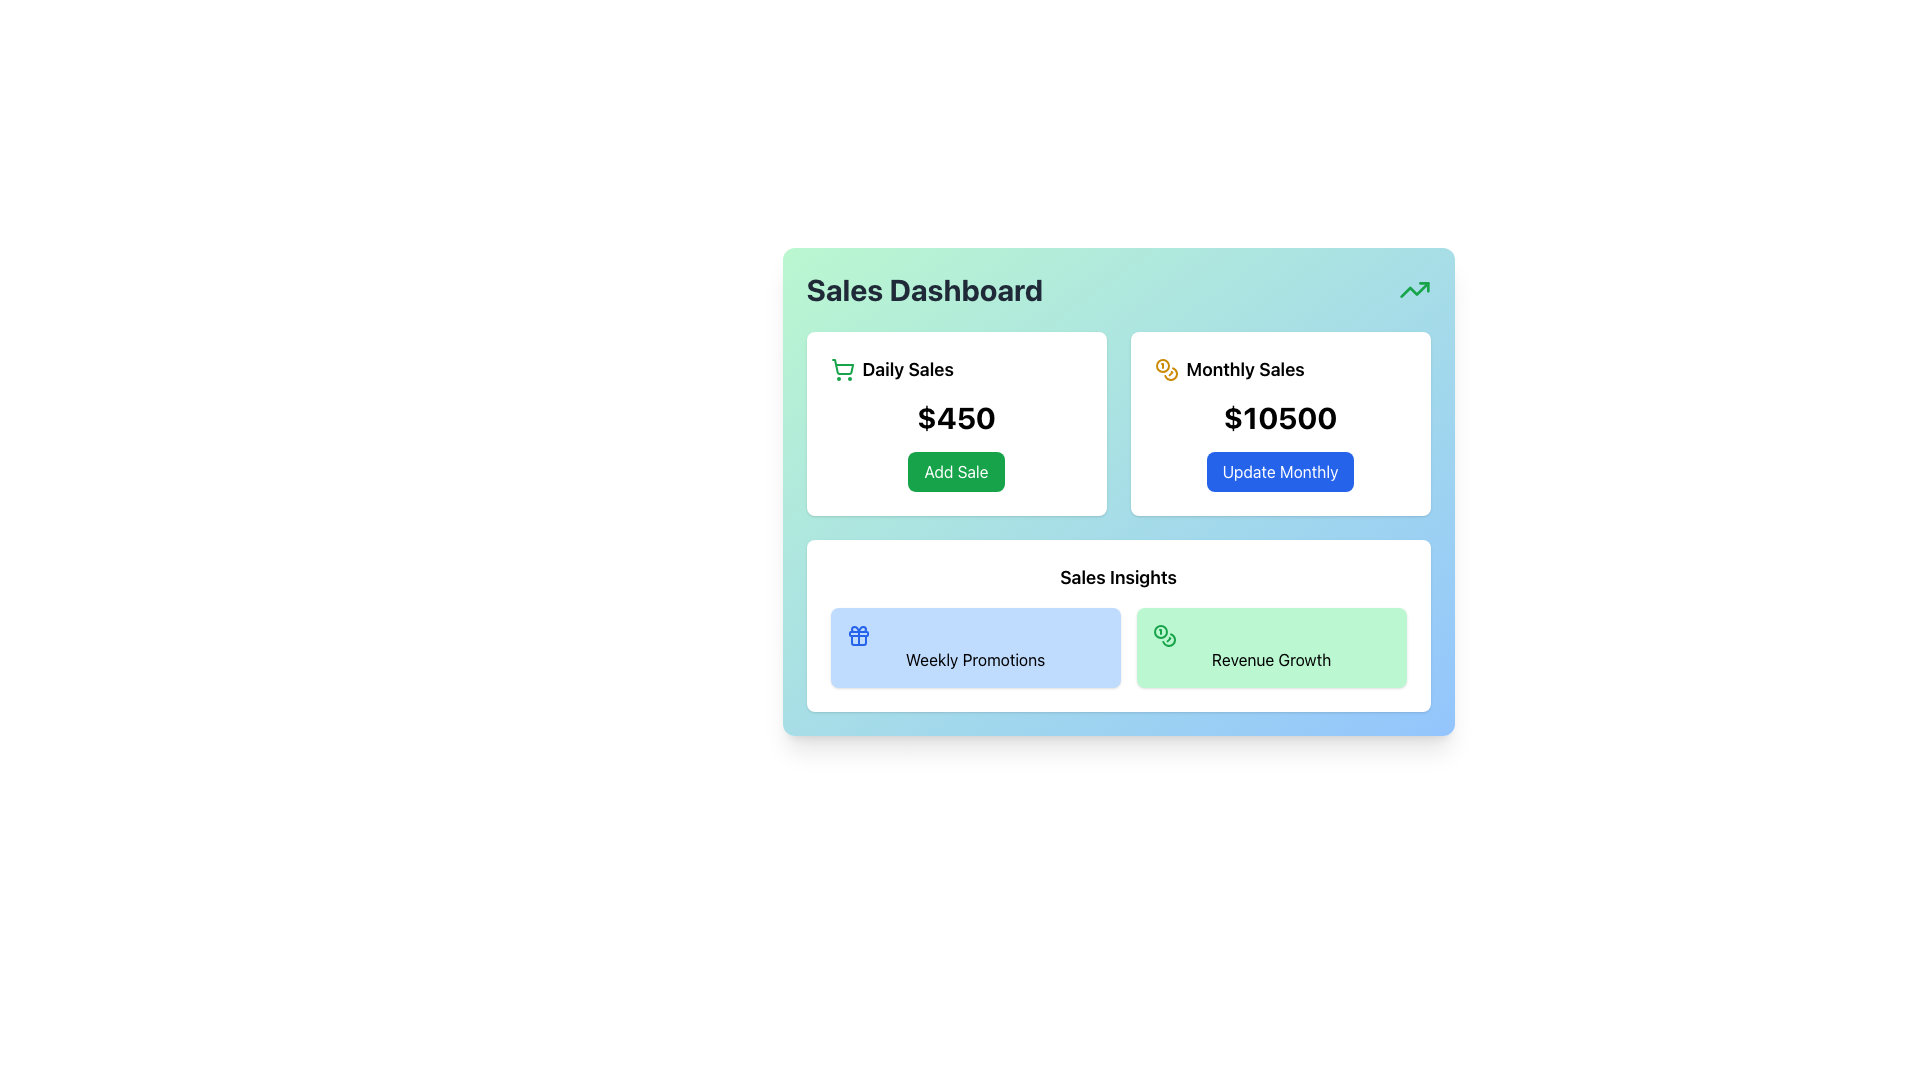 This screenshot has height=1080, width=1920. I want to click on the 'Weekly Promotions' display card located in the lower-left quadrant of the 'Sales Insights' section to engage with any associated dynamic elements, so click(975, 648).